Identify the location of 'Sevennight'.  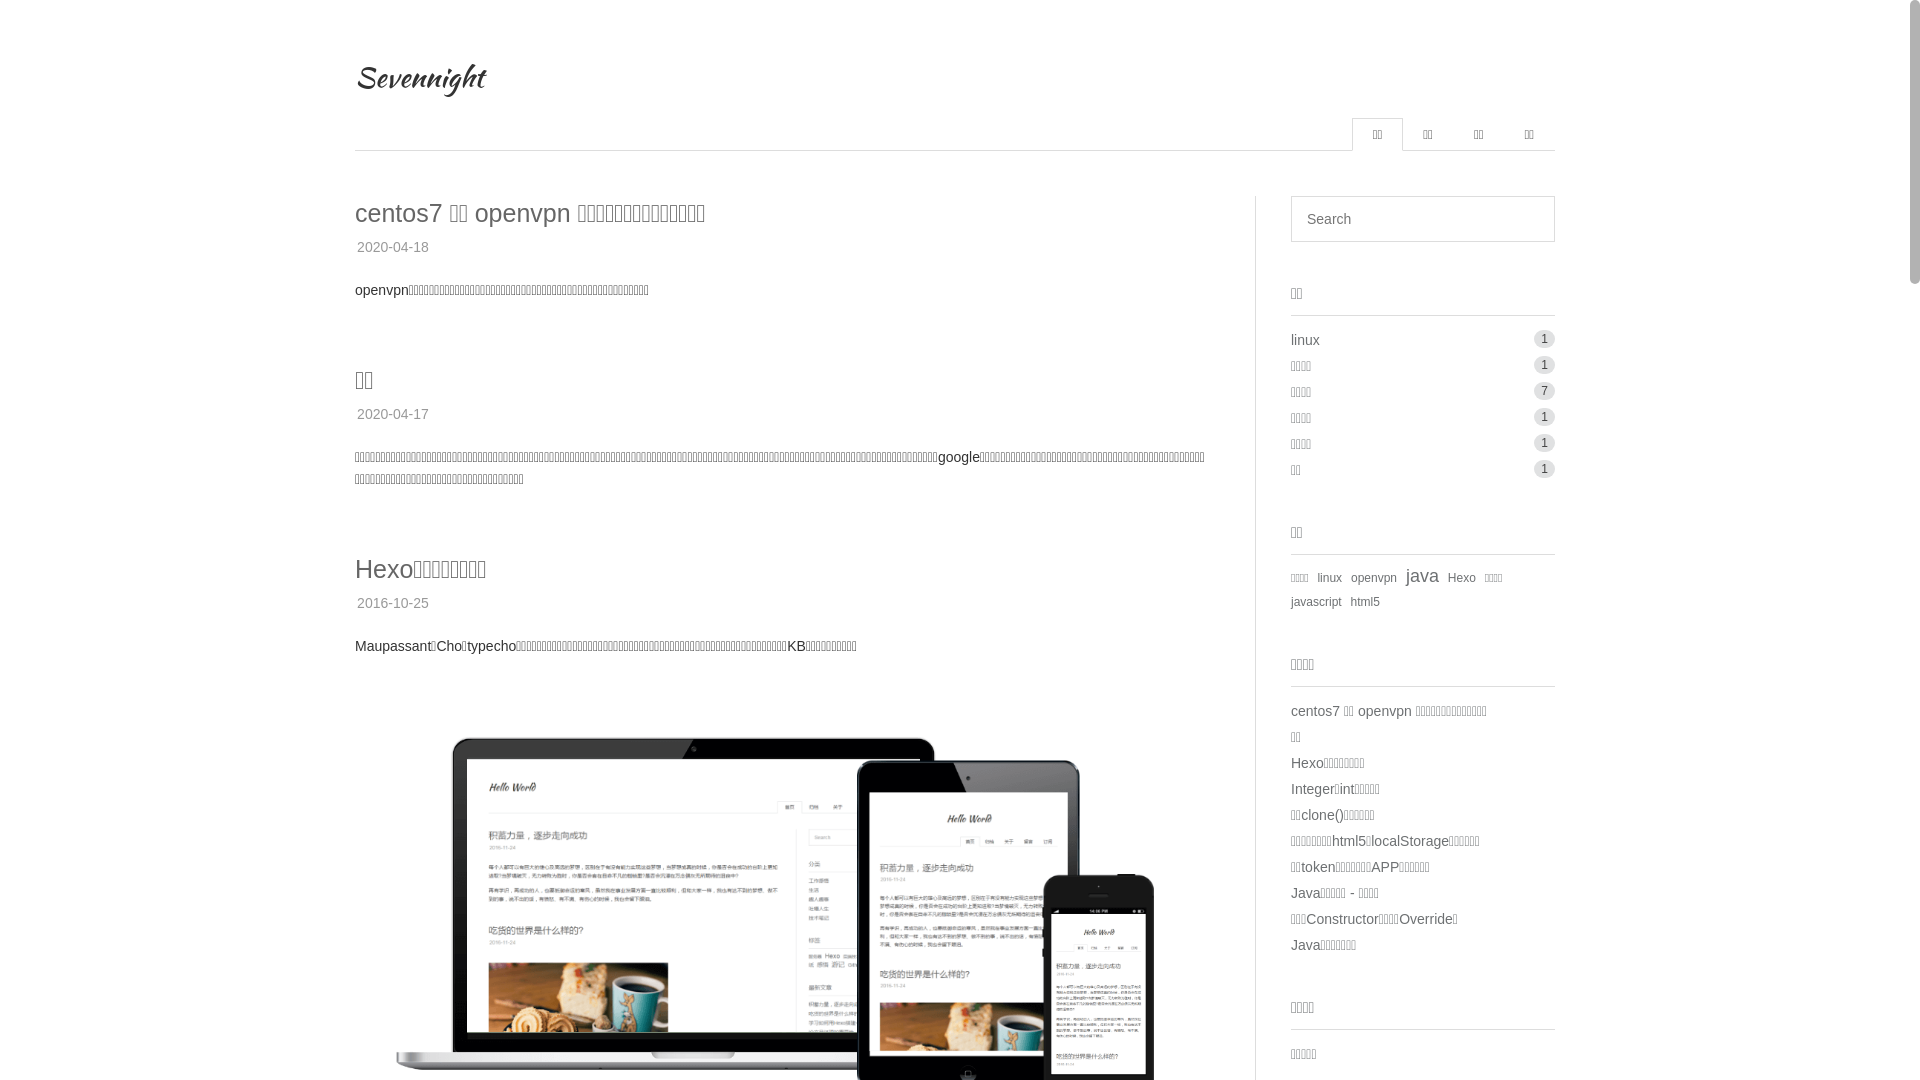
(418, 76).